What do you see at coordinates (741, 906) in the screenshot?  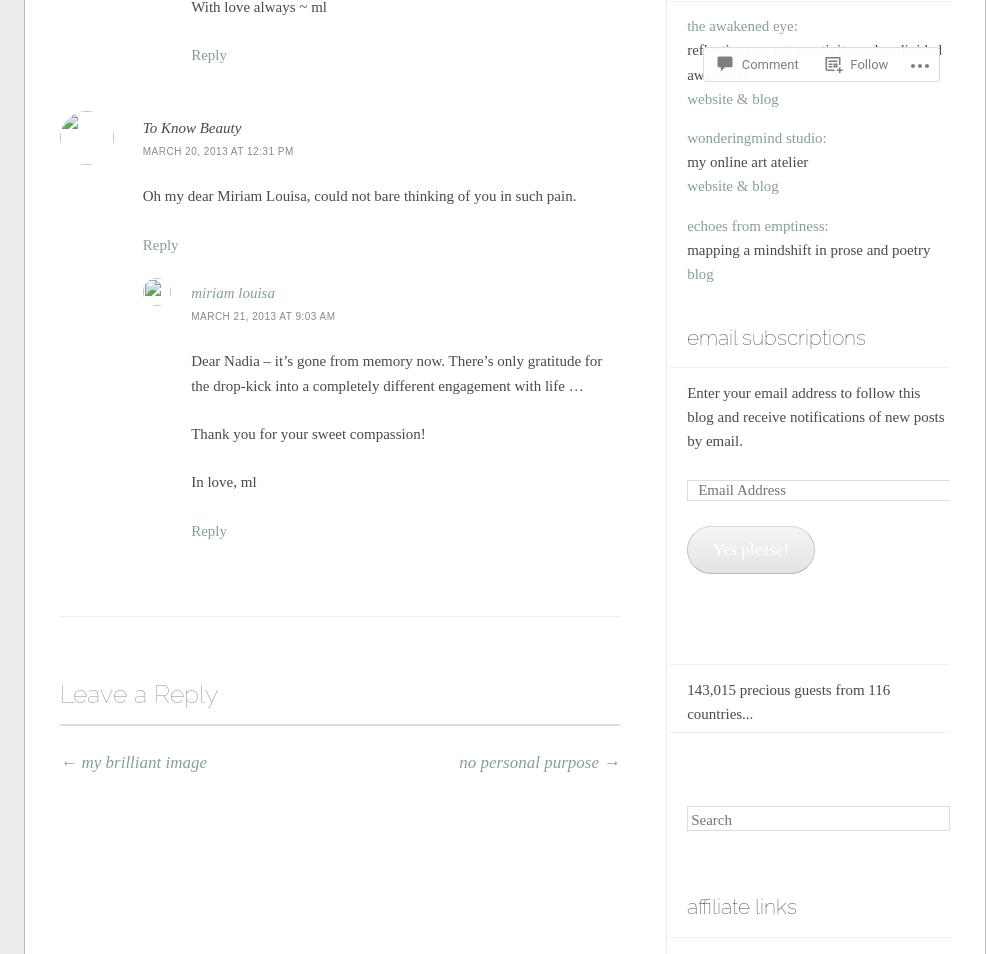 I see `'affiliate links'` at bounding box center [741, 906].